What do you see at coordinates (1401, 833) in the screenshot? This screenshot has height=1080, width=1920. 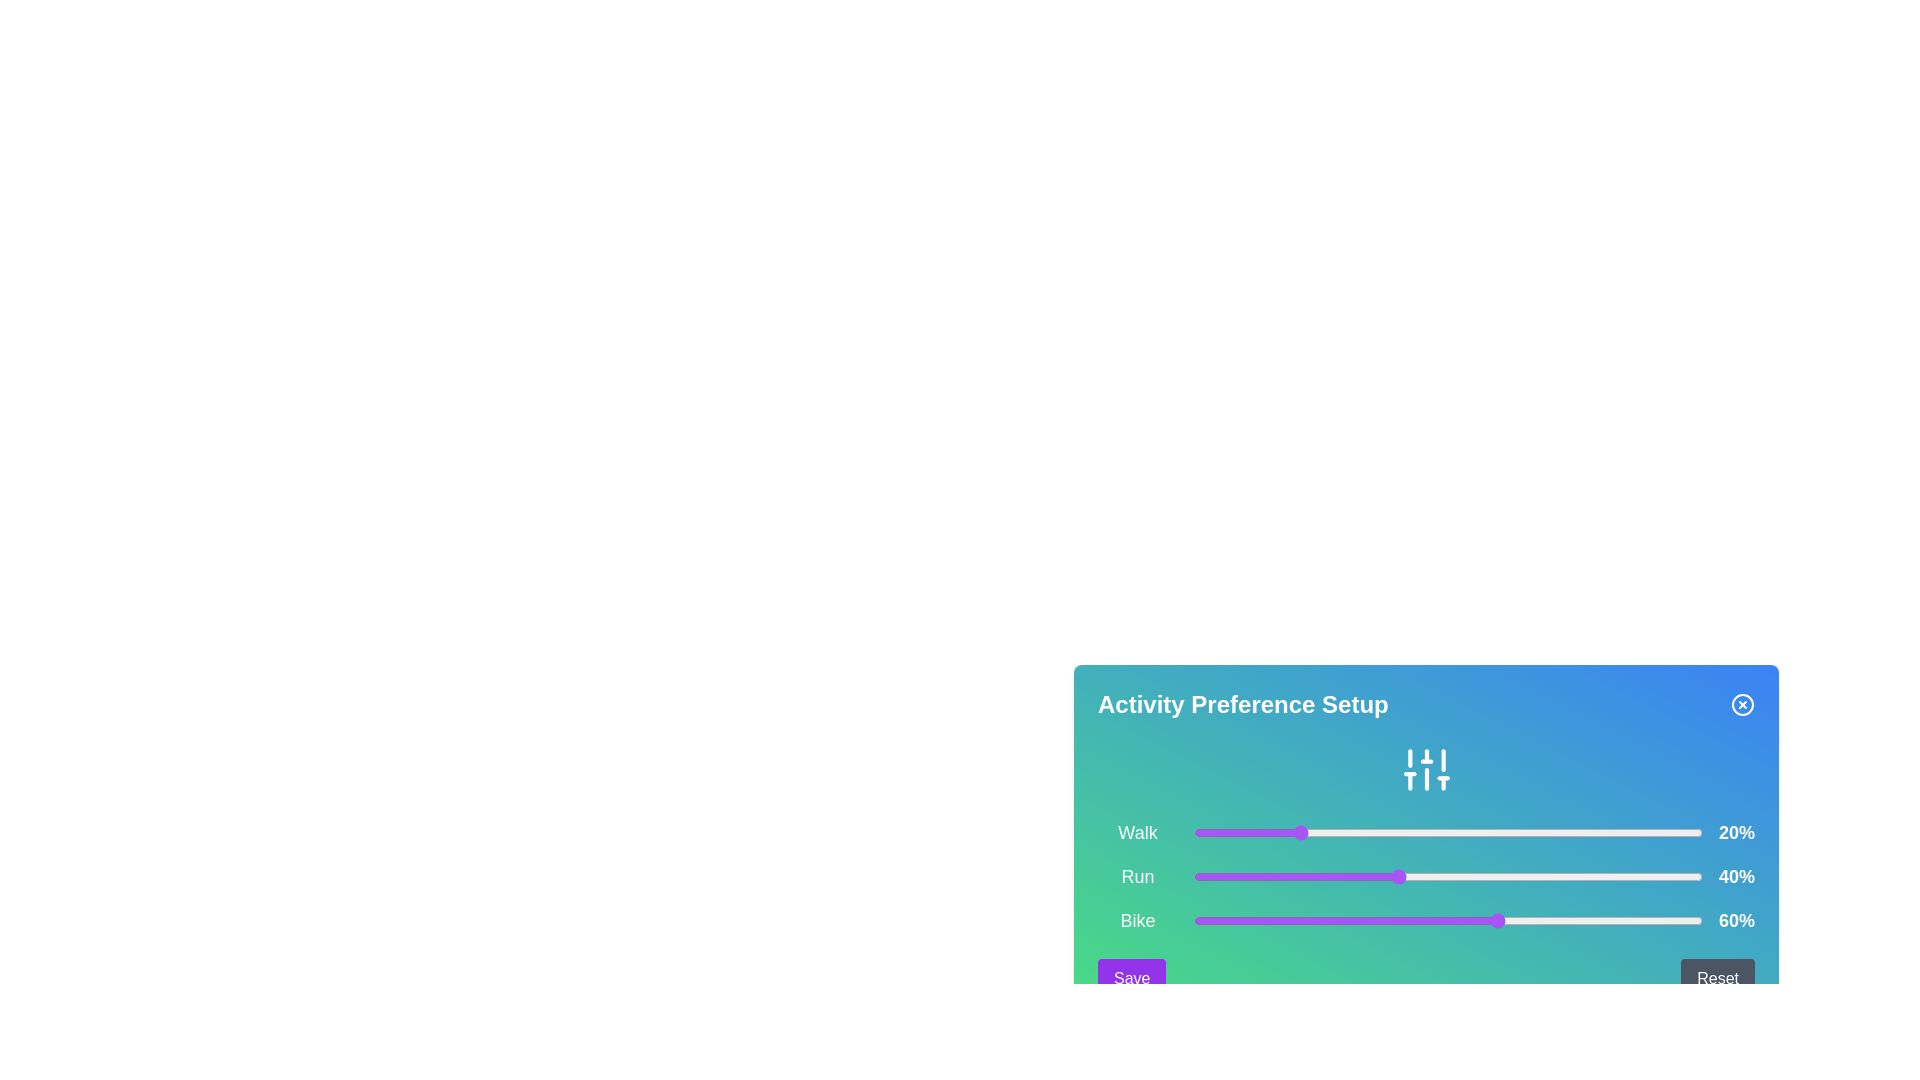 I see `the slider for 0 to 41%` at bounding box center [1401, 833].